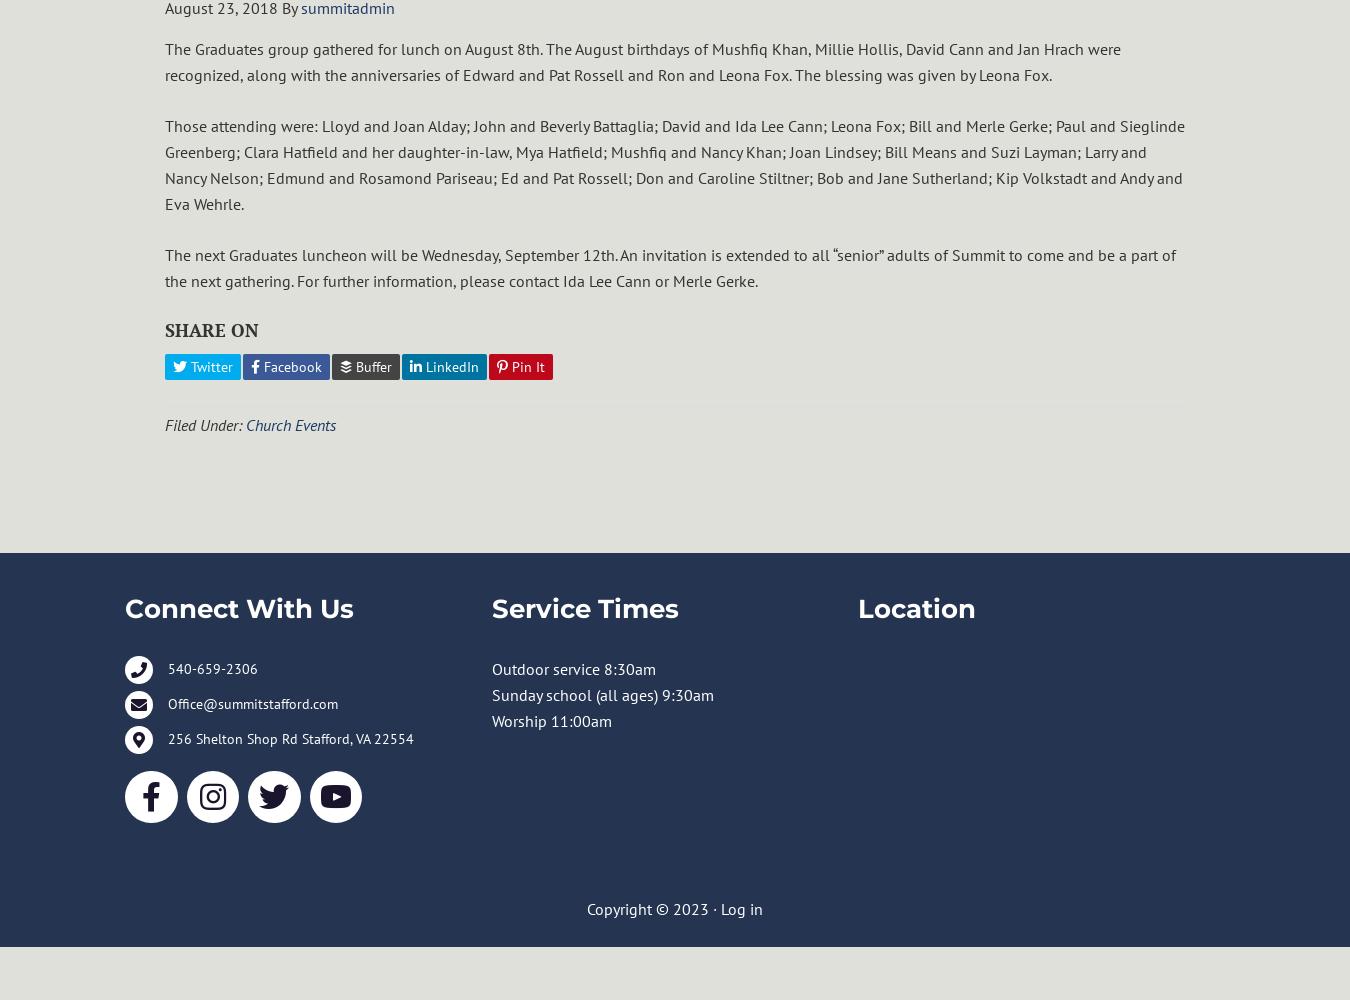  Describe the element at coordinates (211, 329) in the screenshot. I see `'SHARE ON'` at that location.